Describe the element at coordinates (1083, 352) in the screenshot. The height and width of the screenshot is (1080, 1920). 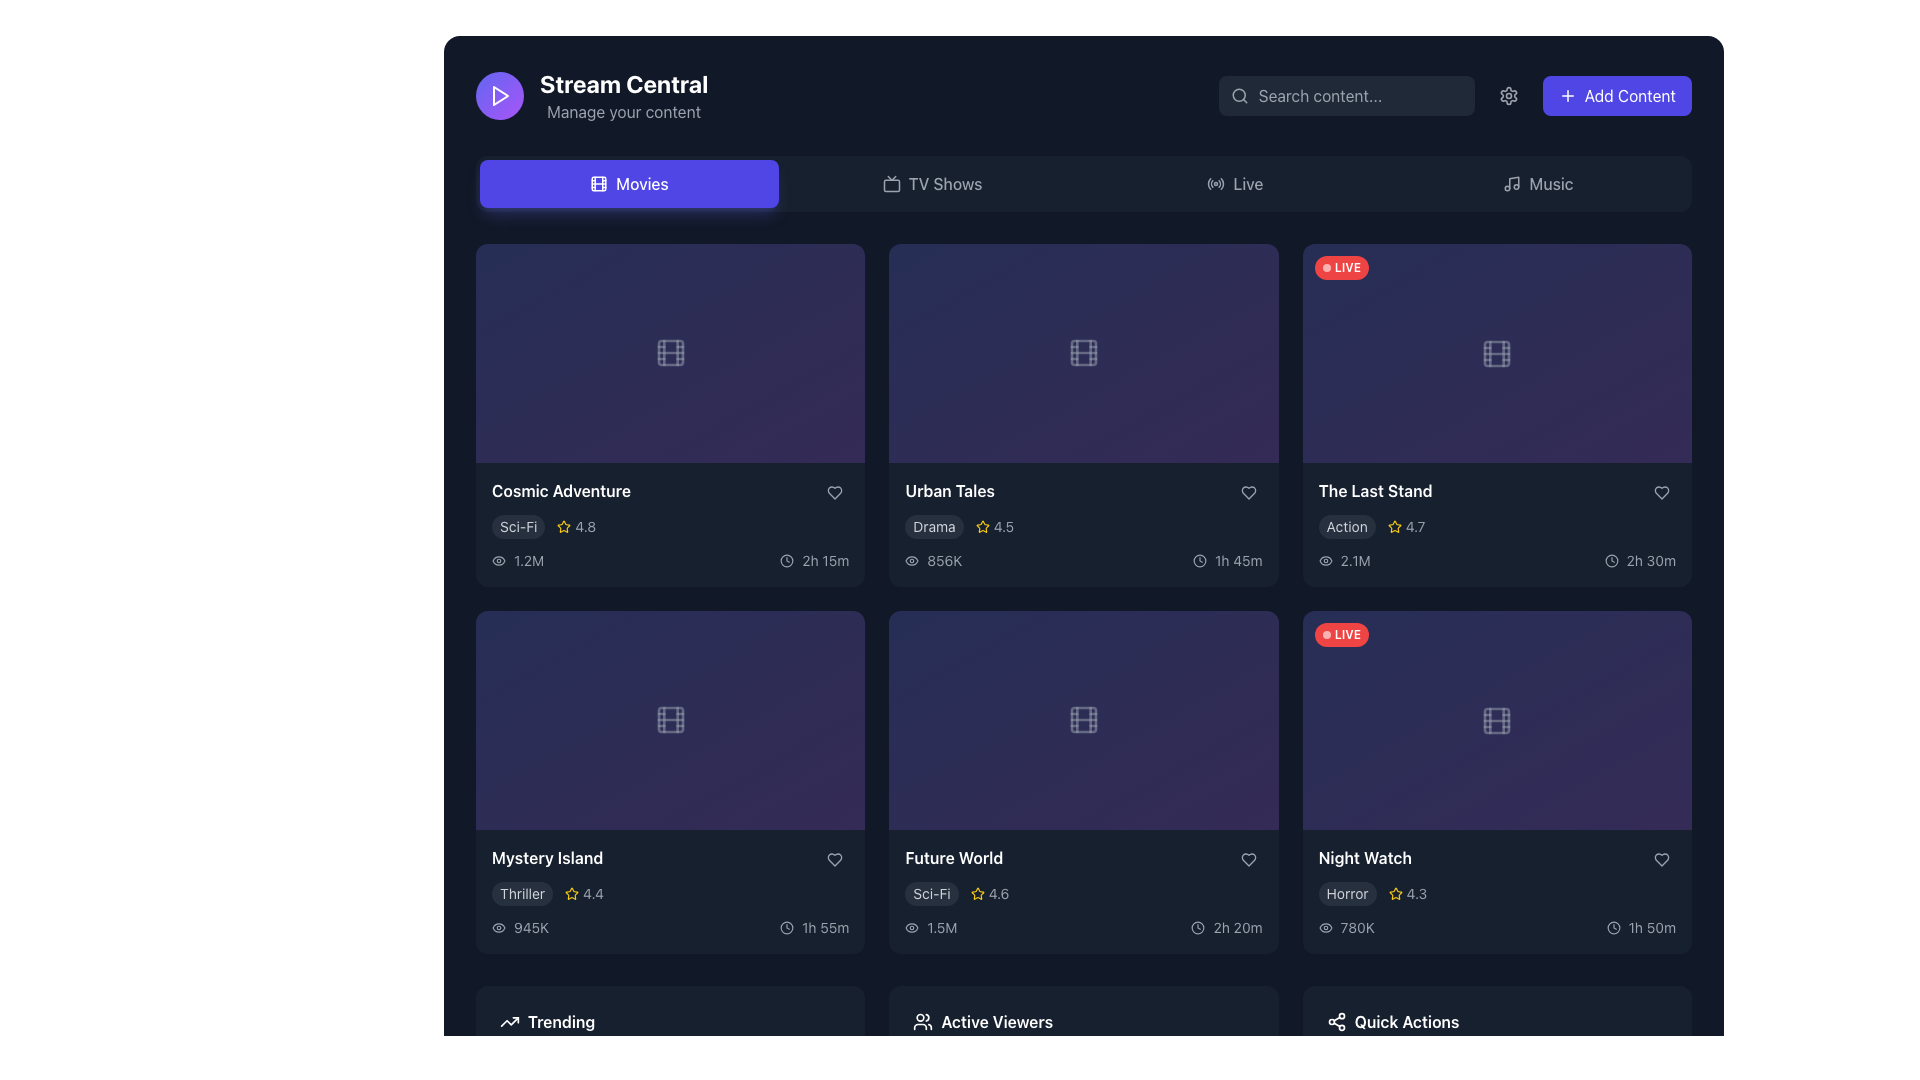
I see `the decorative graphical element resembling a film strip icon, centrally positioned within the media item card in the second column of the first row` at that location.